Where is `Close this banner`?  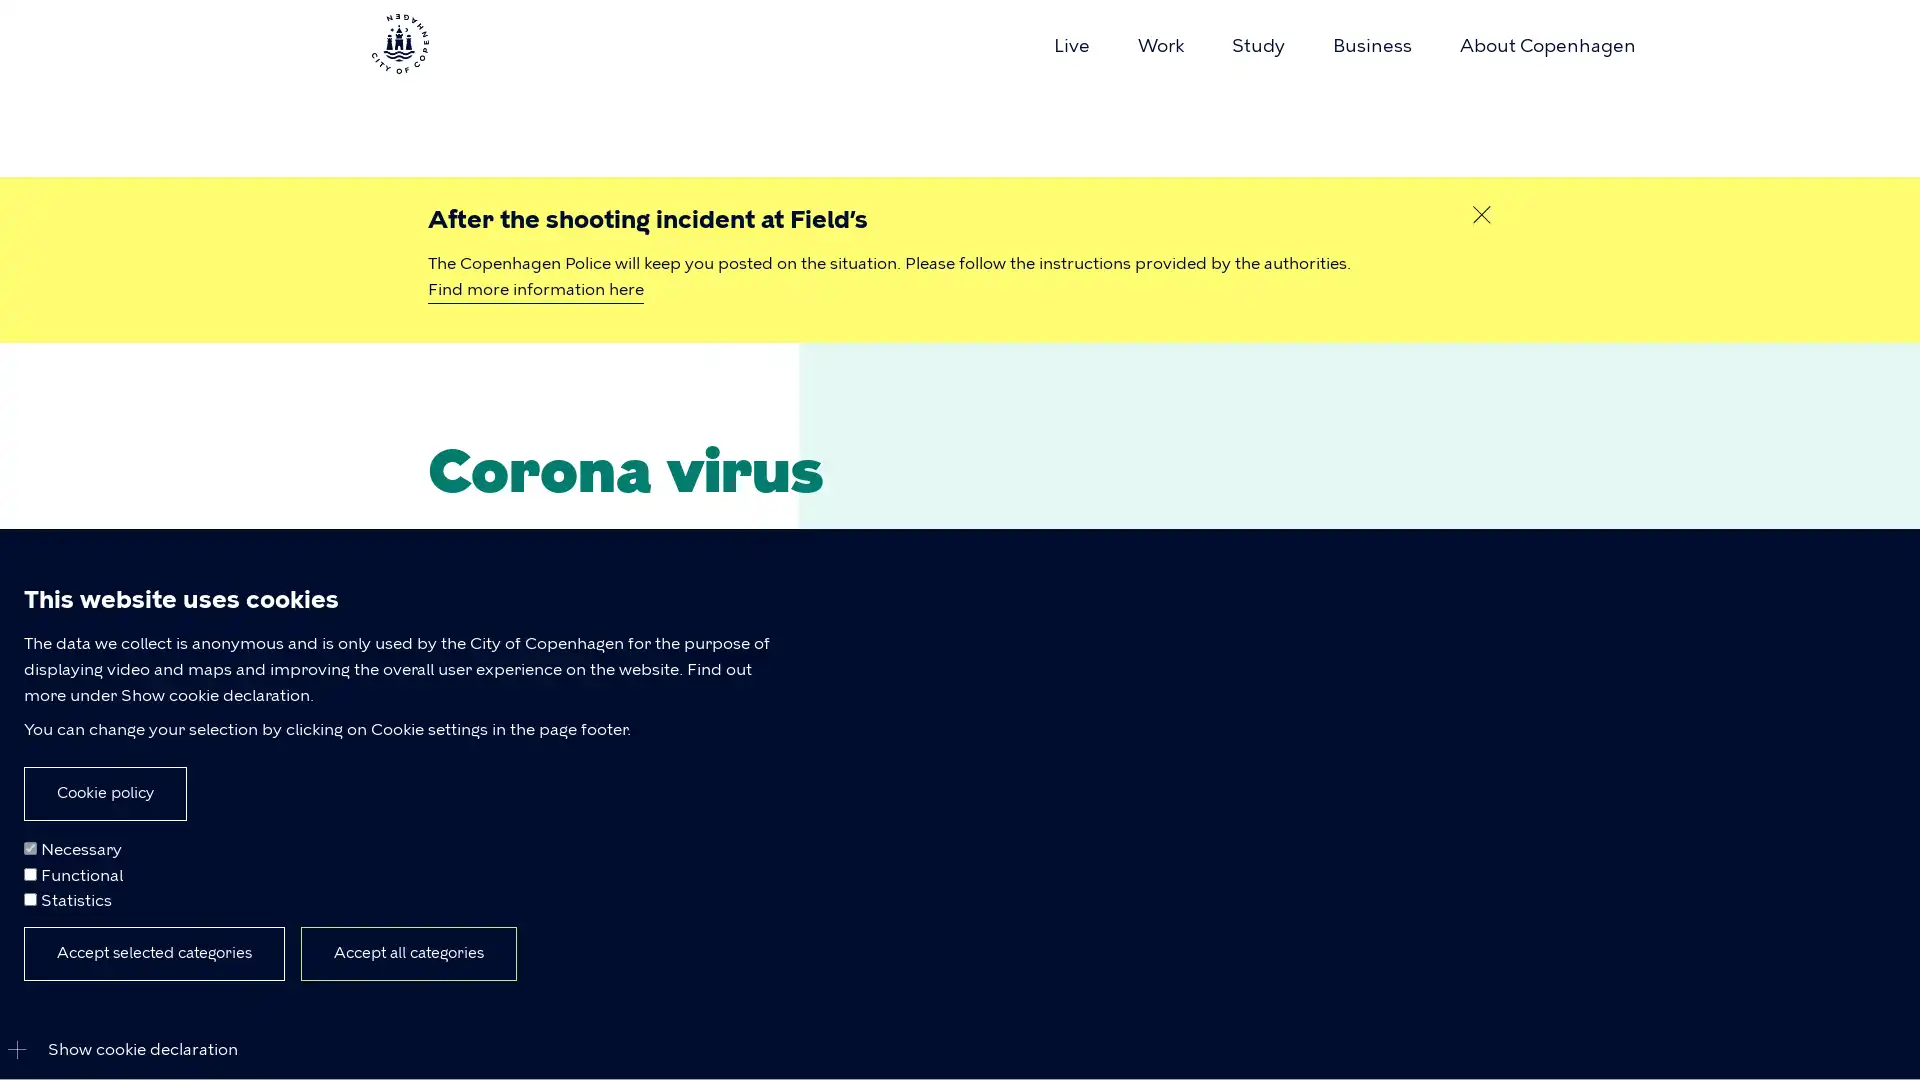
Close this banner is located at coordinates (1482, 215).